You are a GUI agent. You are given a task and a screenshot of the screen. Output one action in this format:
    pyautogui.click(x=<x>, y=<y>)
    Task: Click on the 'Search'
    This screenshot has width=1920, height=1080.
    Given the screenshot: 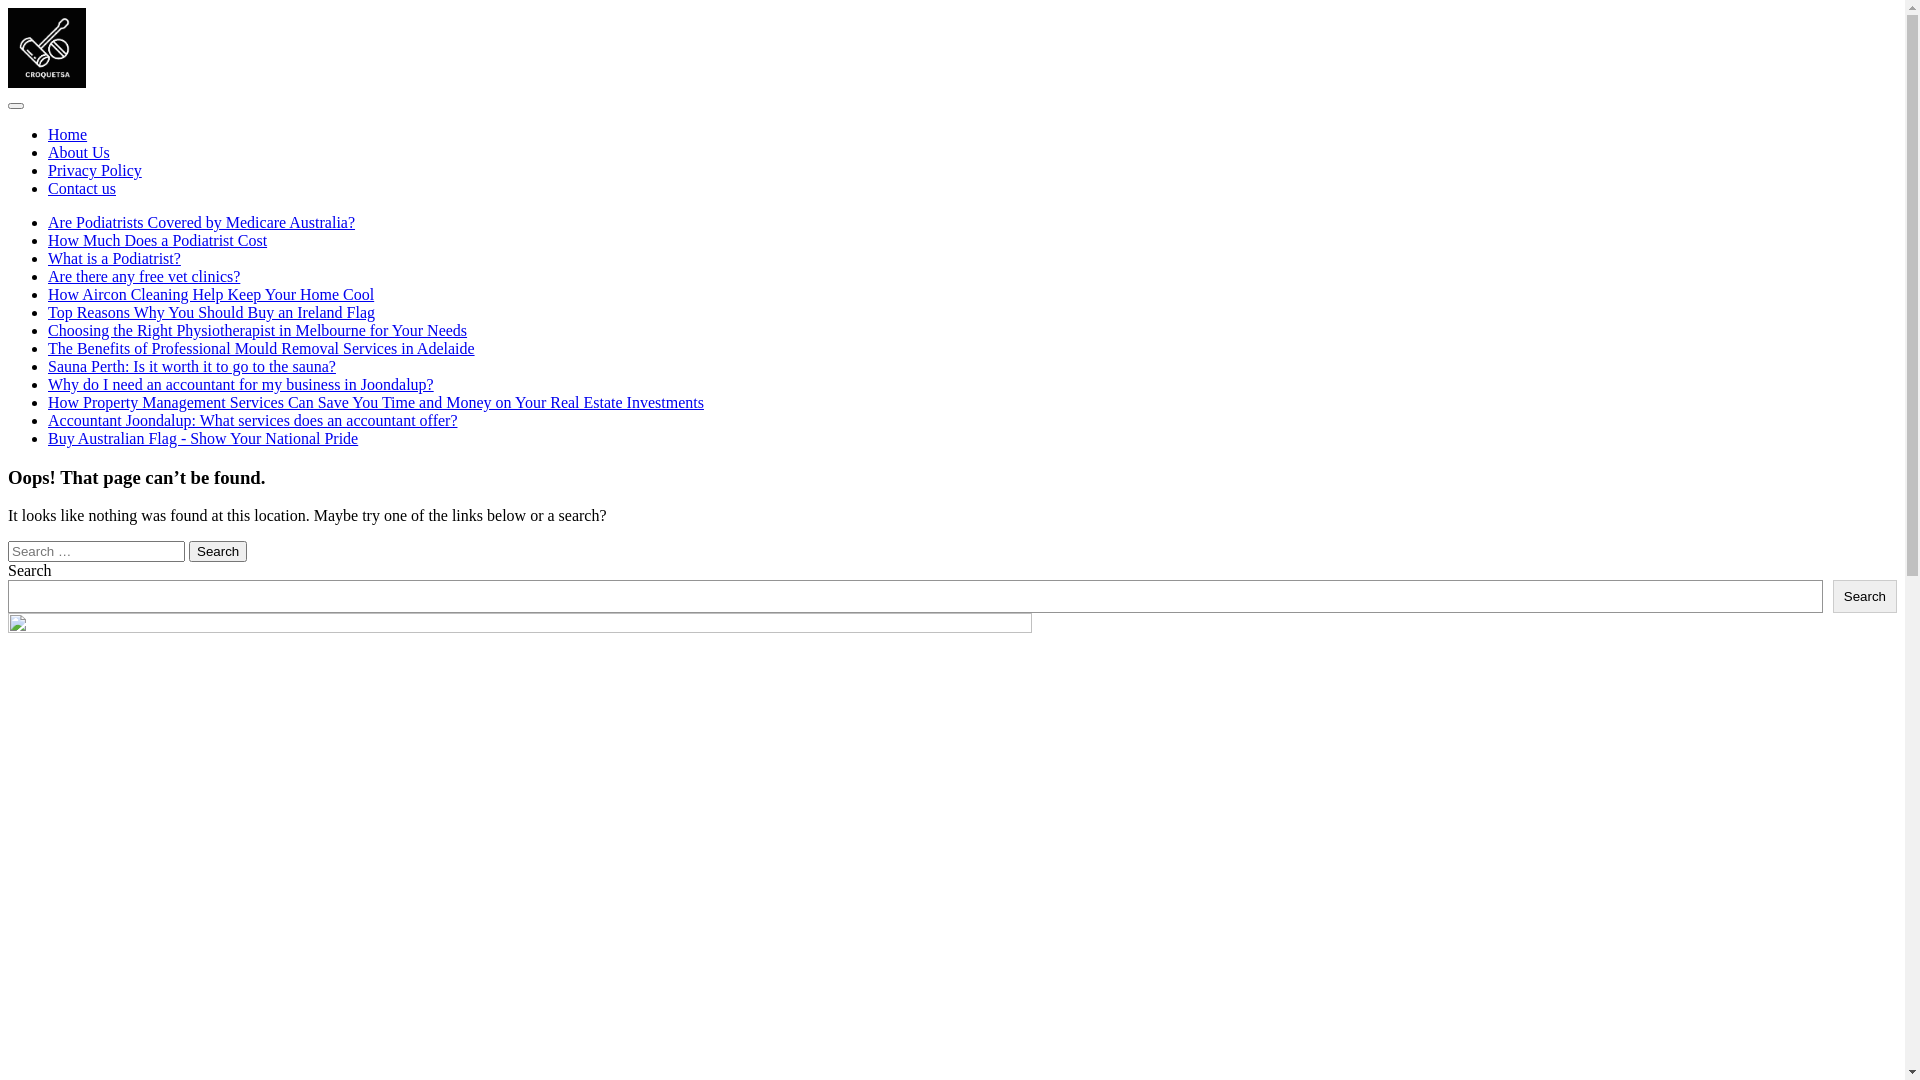 What is the action you would take?
    pyautogui.click(x=217, y=551)
    